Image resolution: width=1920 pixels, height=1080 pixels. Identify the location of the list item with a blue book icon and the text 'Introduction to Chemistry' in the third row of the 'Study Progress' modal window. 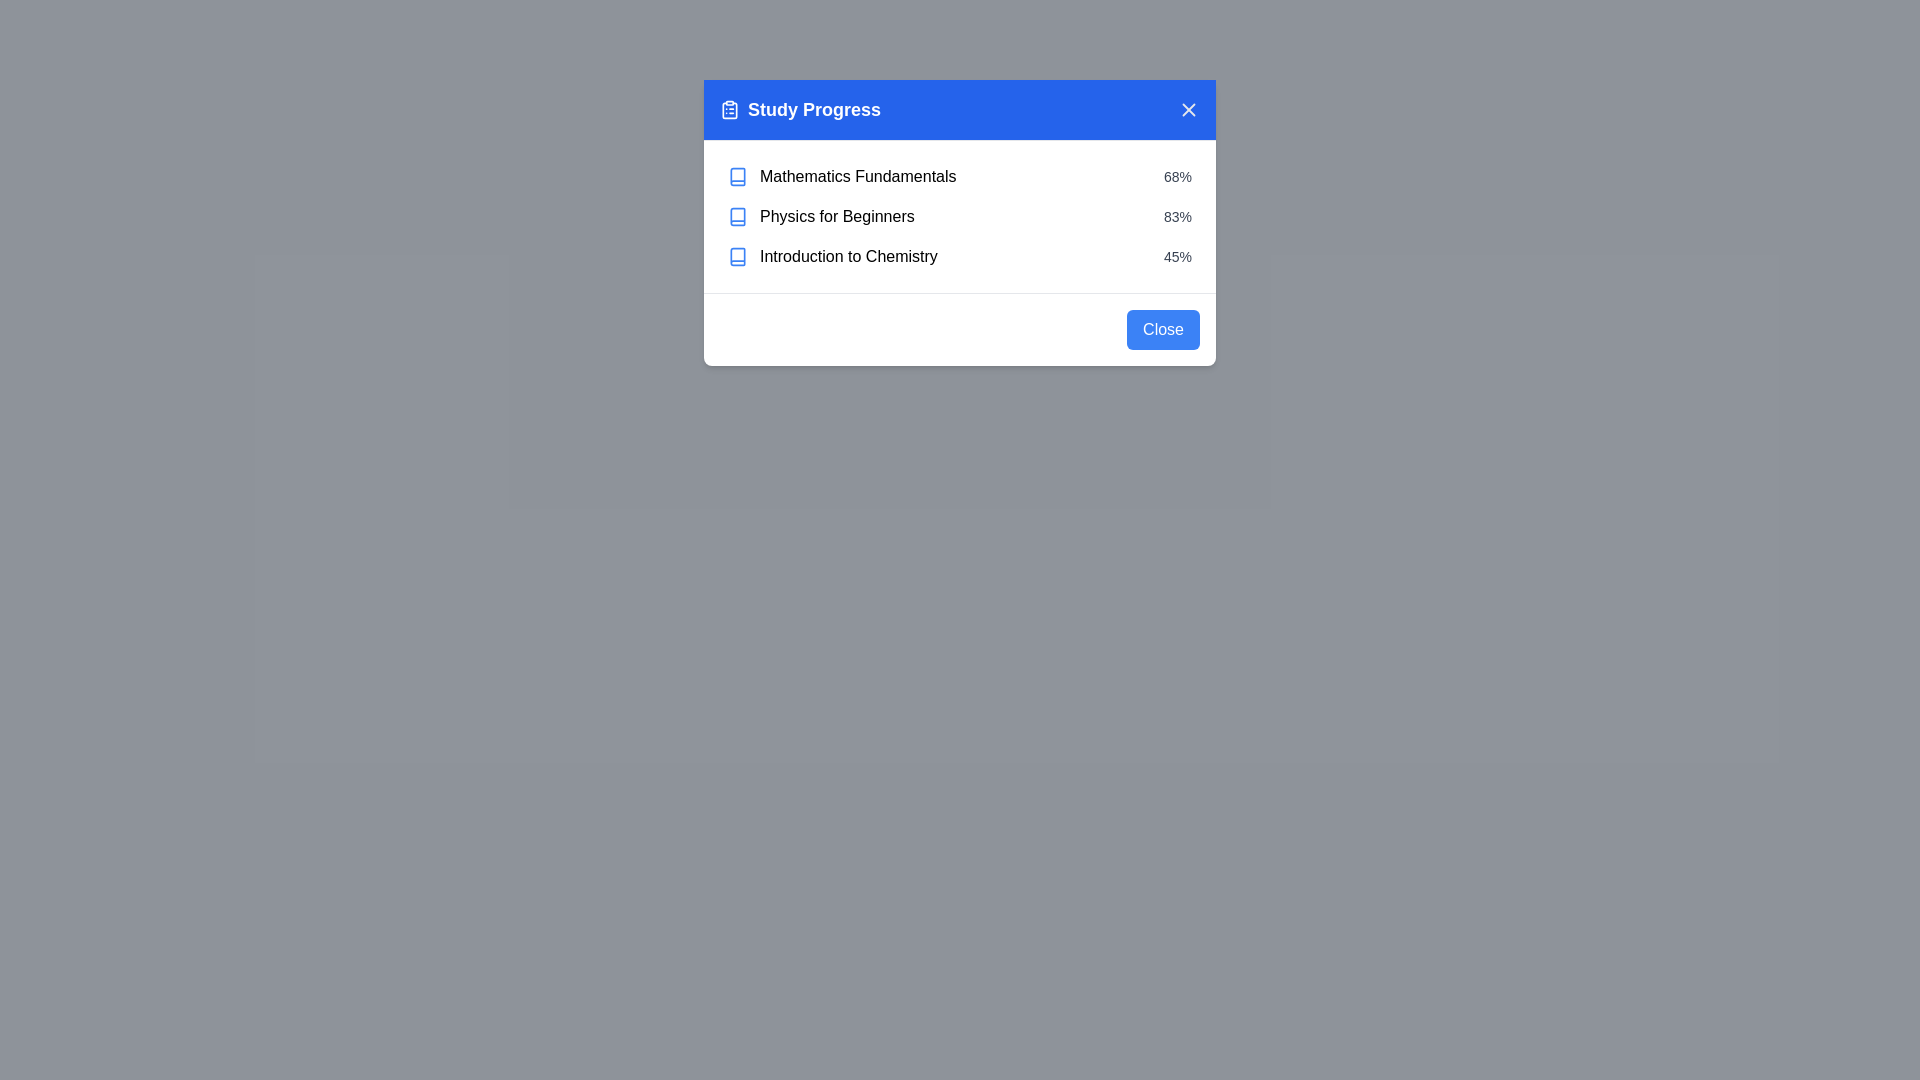
(832, 256).